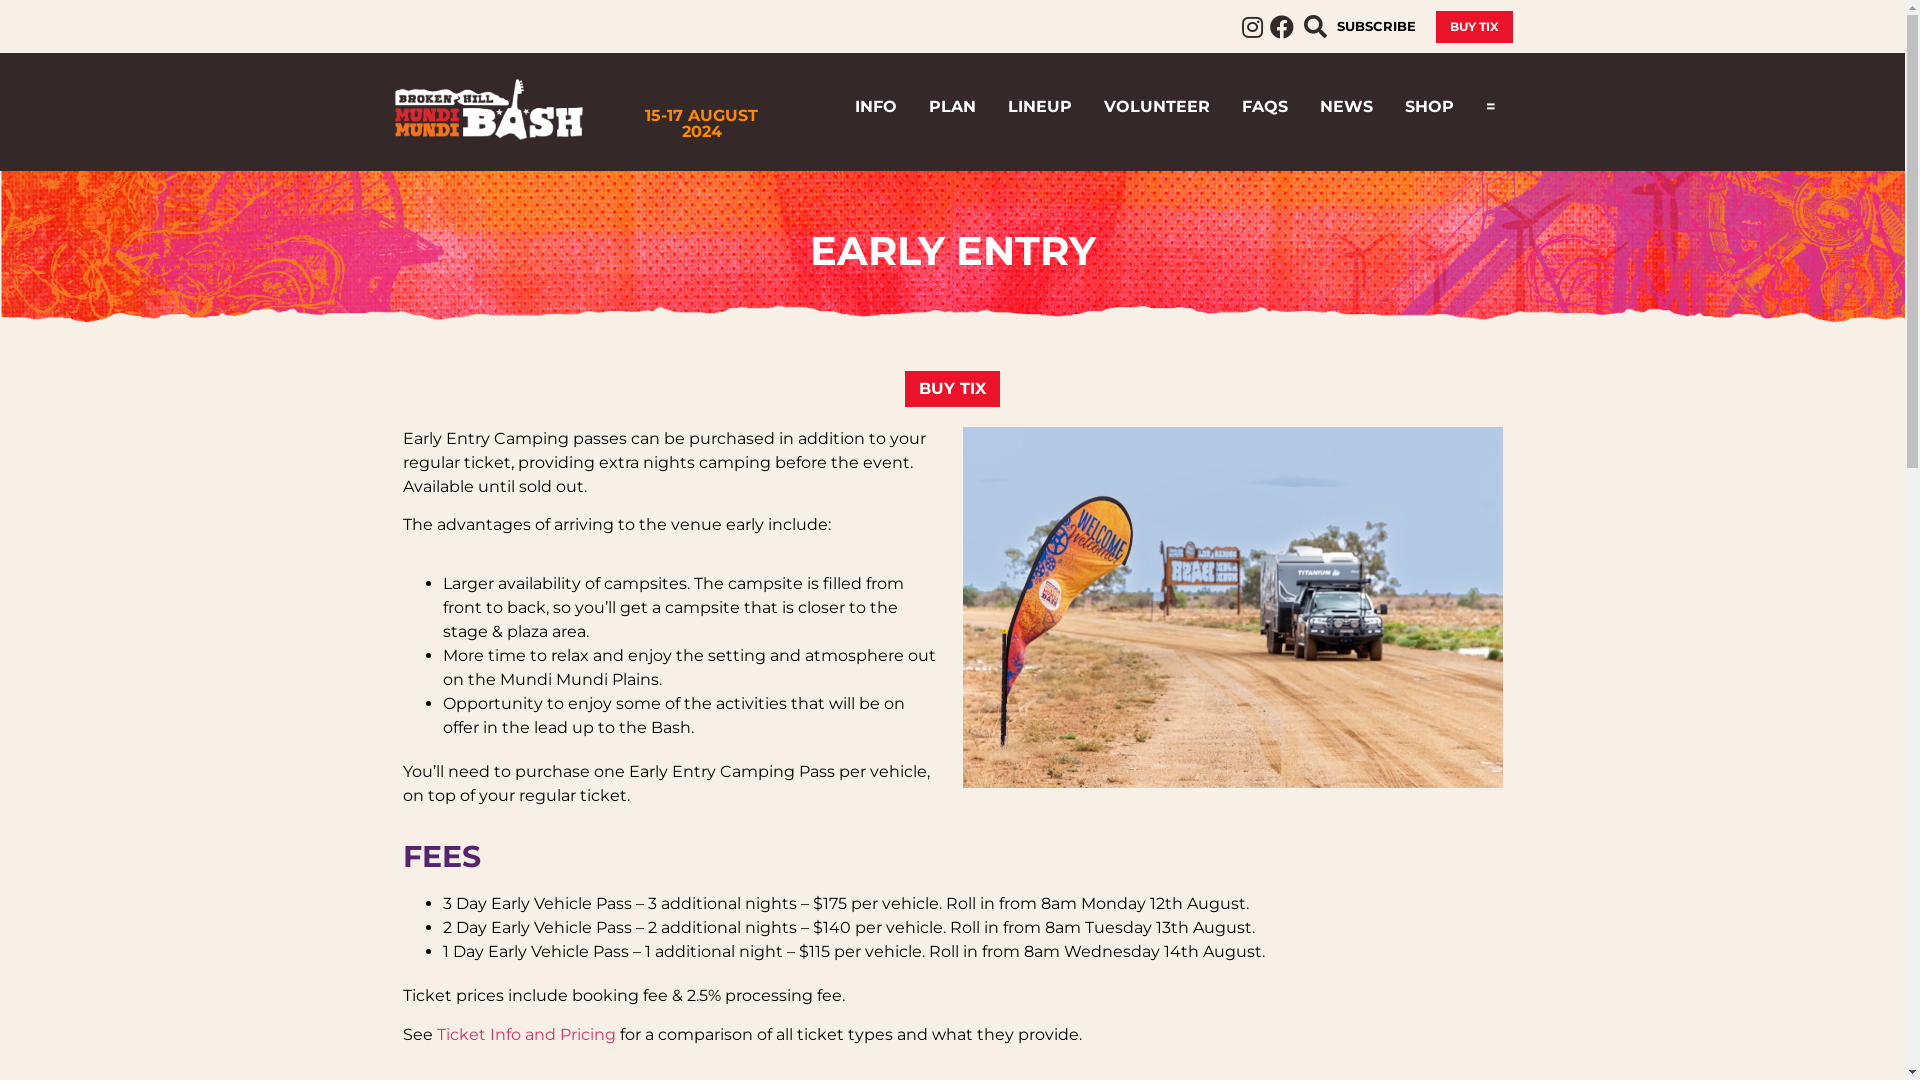  I want to click on 'INFO', so click(875, 107).